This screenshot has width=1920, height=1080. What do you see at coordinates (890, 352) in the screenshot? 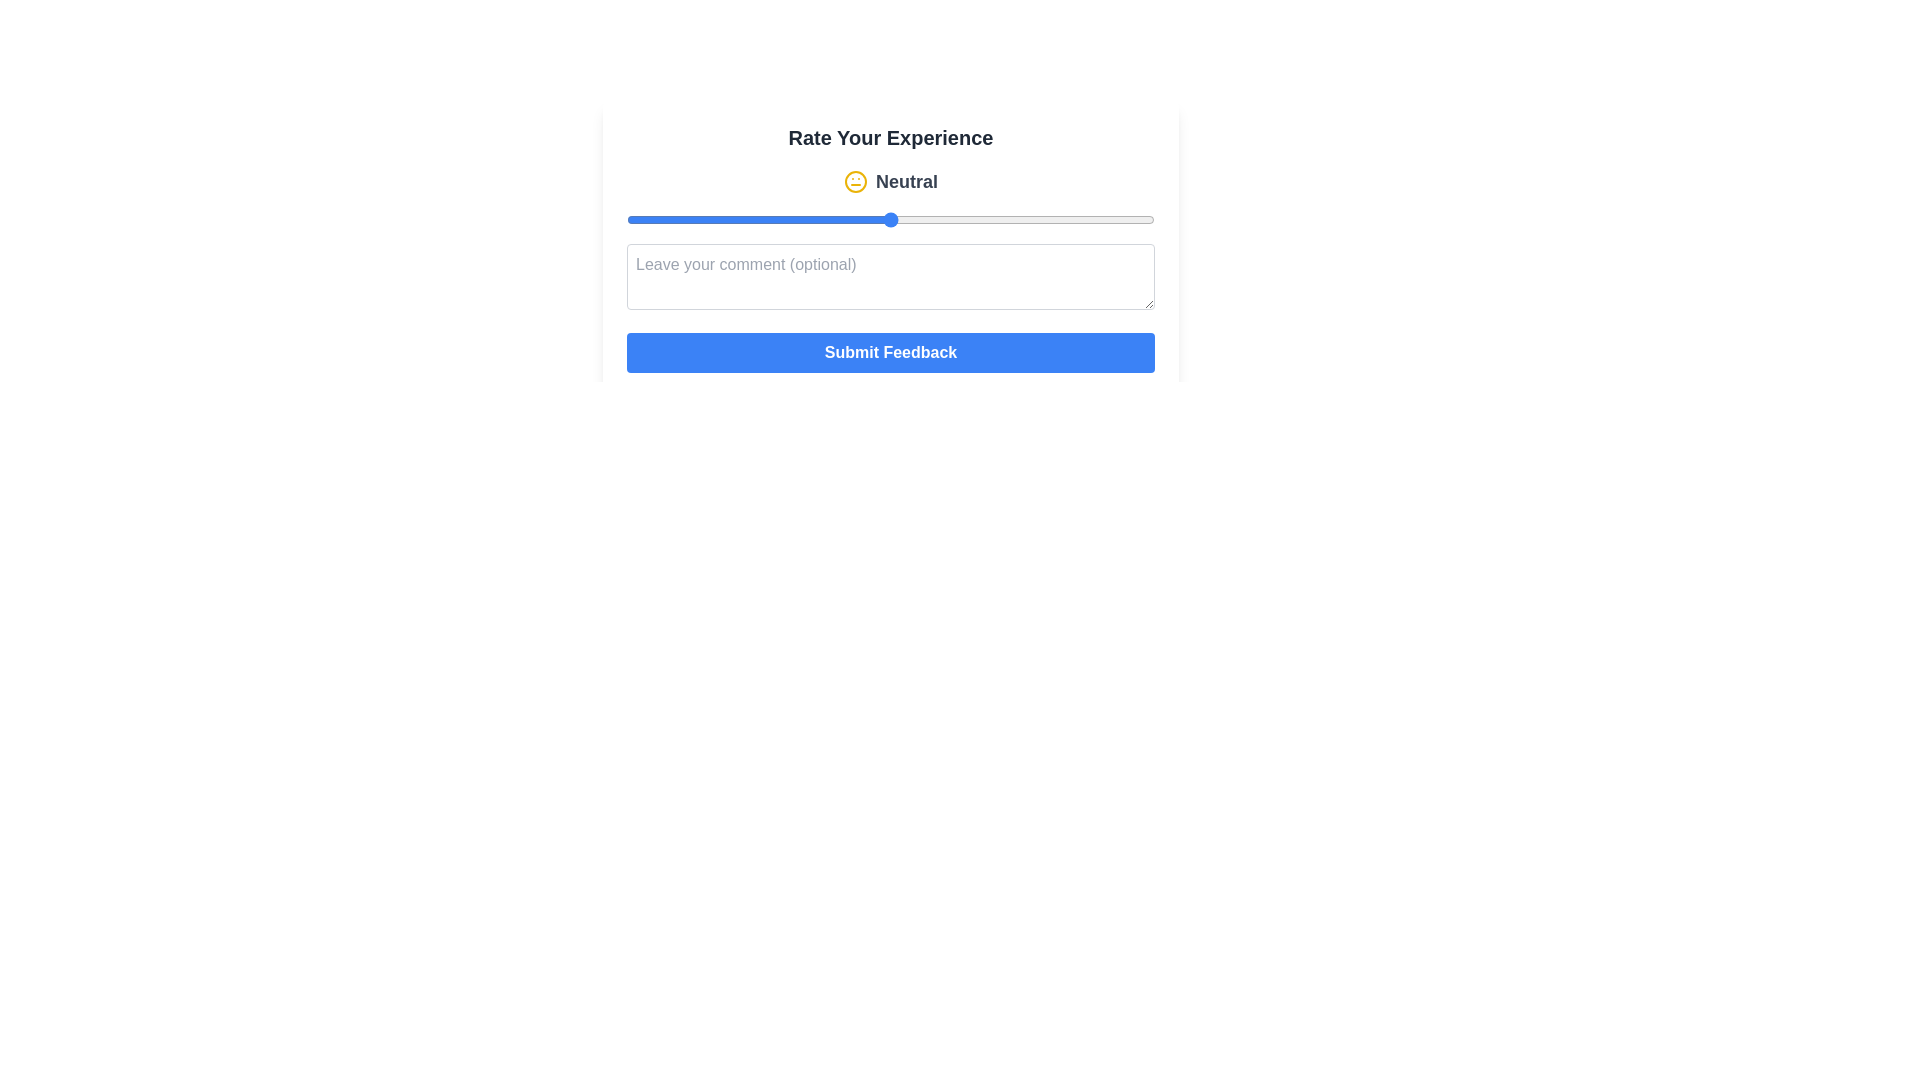
I see `the 'Submit Feedback' button` at bounding box center [890, 352].